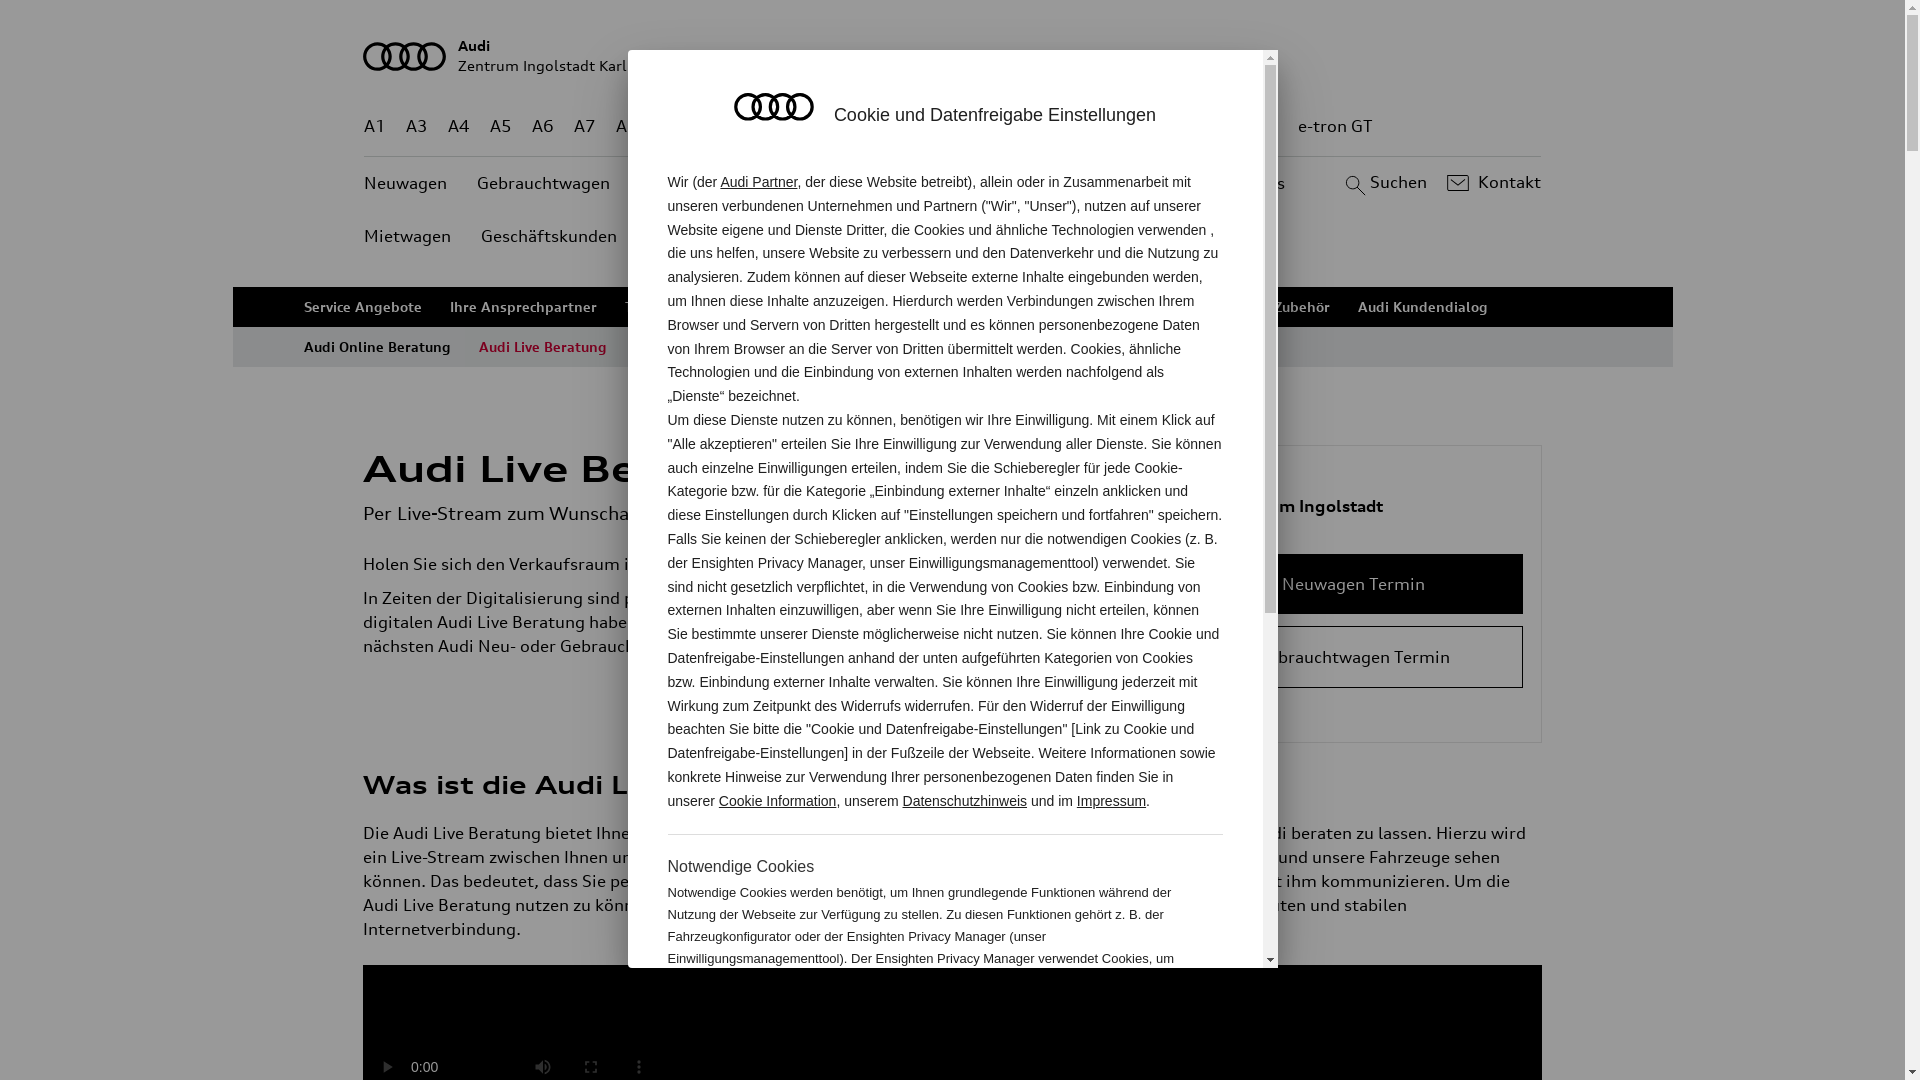 The image size is (1920, 1080). Describe the element at coordinates (893, 126) in the screenshot. I see `'Q7'` at that location.